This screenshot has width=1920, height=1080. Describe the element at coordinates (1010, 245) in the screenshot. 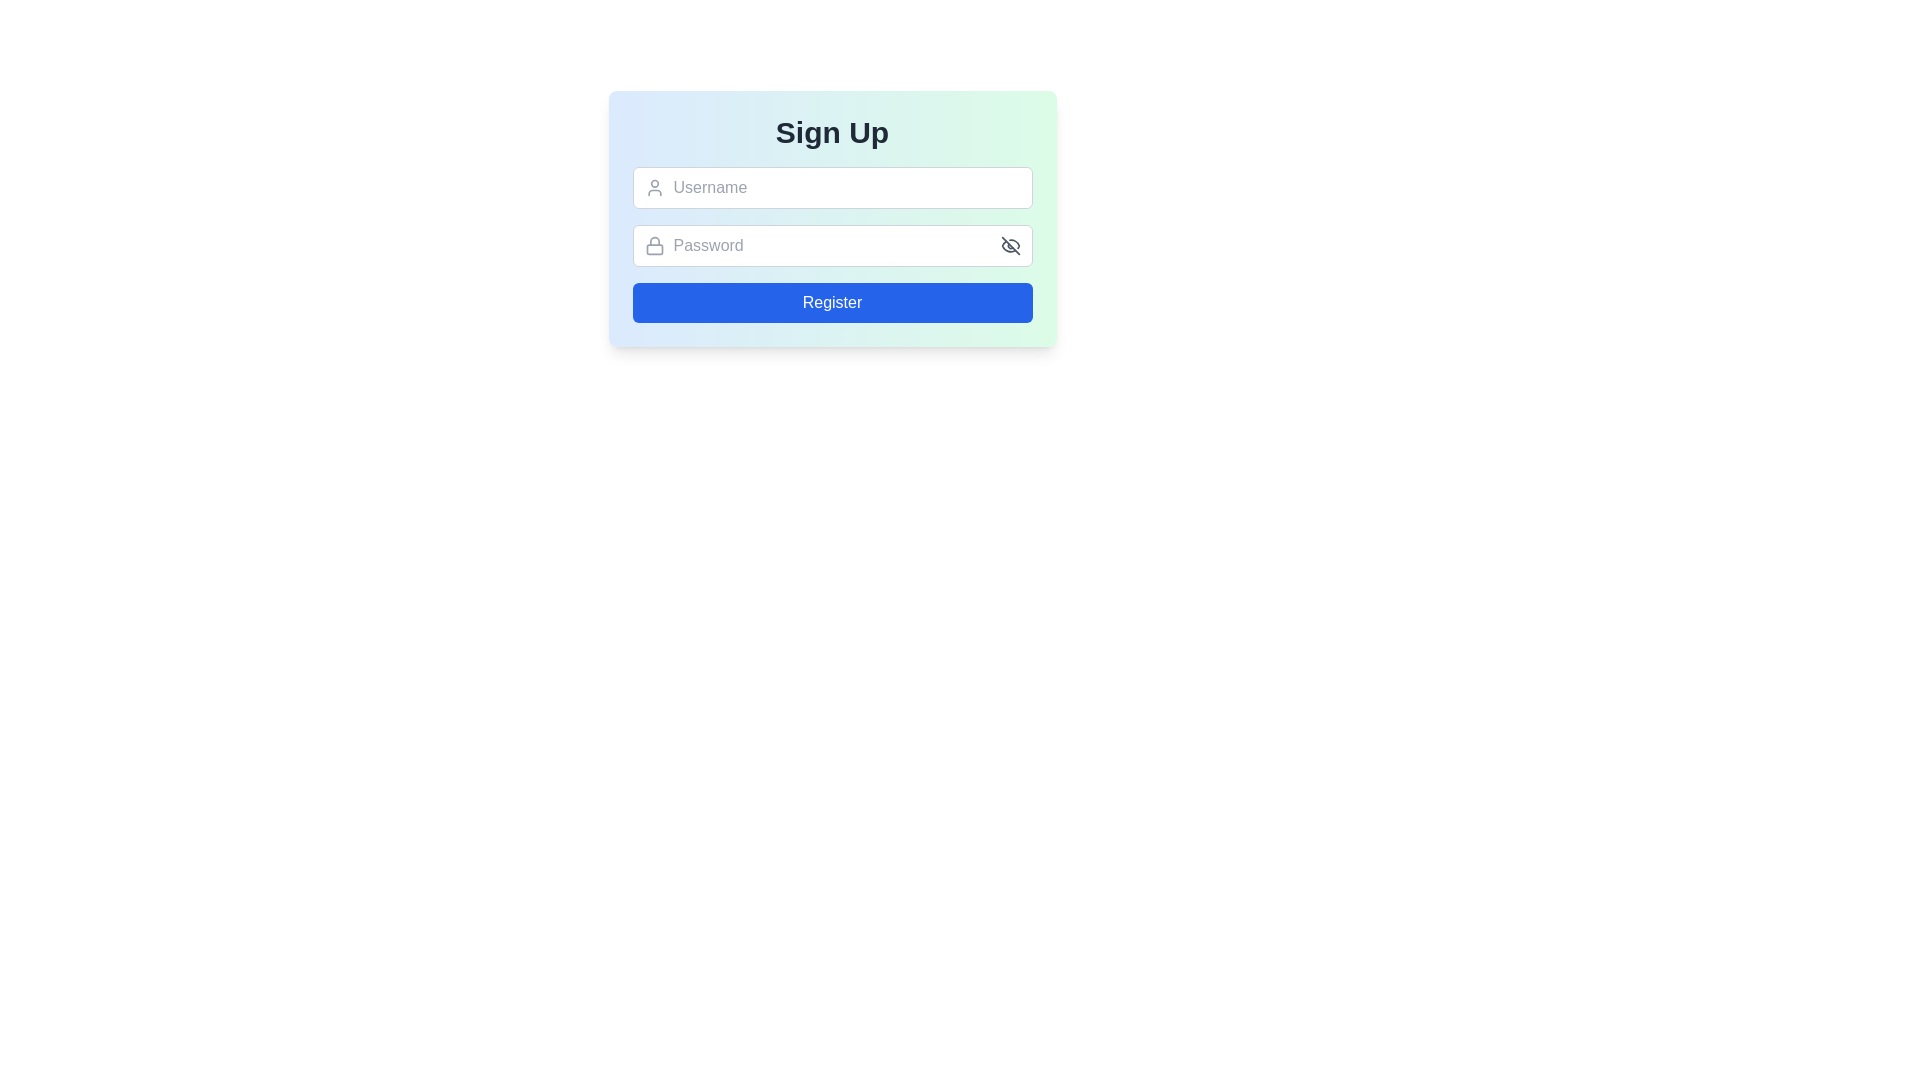

I see `the 'hide password' icon located within the 'Password' input field section on the Sign-Up form` at that location.